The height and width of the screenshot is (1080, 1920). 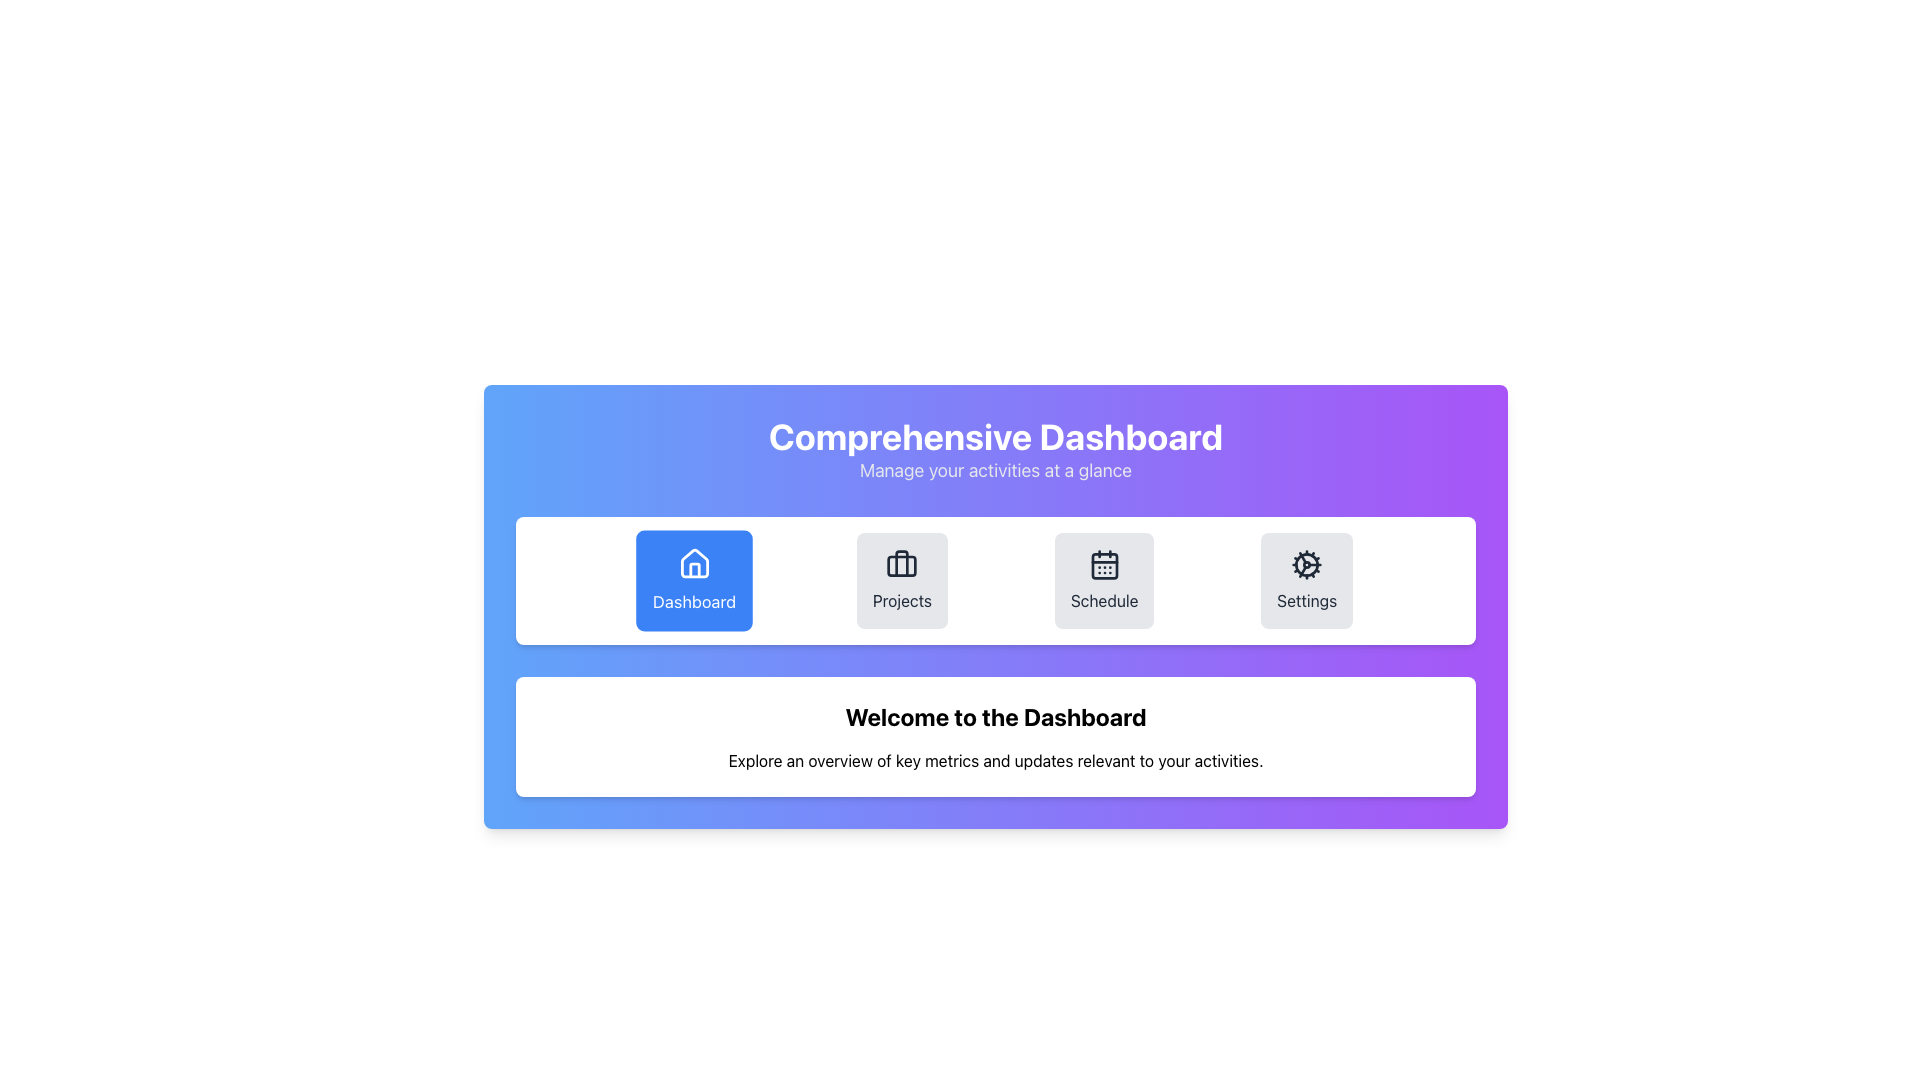 I want to click on the SVG icon of a briefcase located on the gray button labeled 'Projects', so click(x=901, y=564).